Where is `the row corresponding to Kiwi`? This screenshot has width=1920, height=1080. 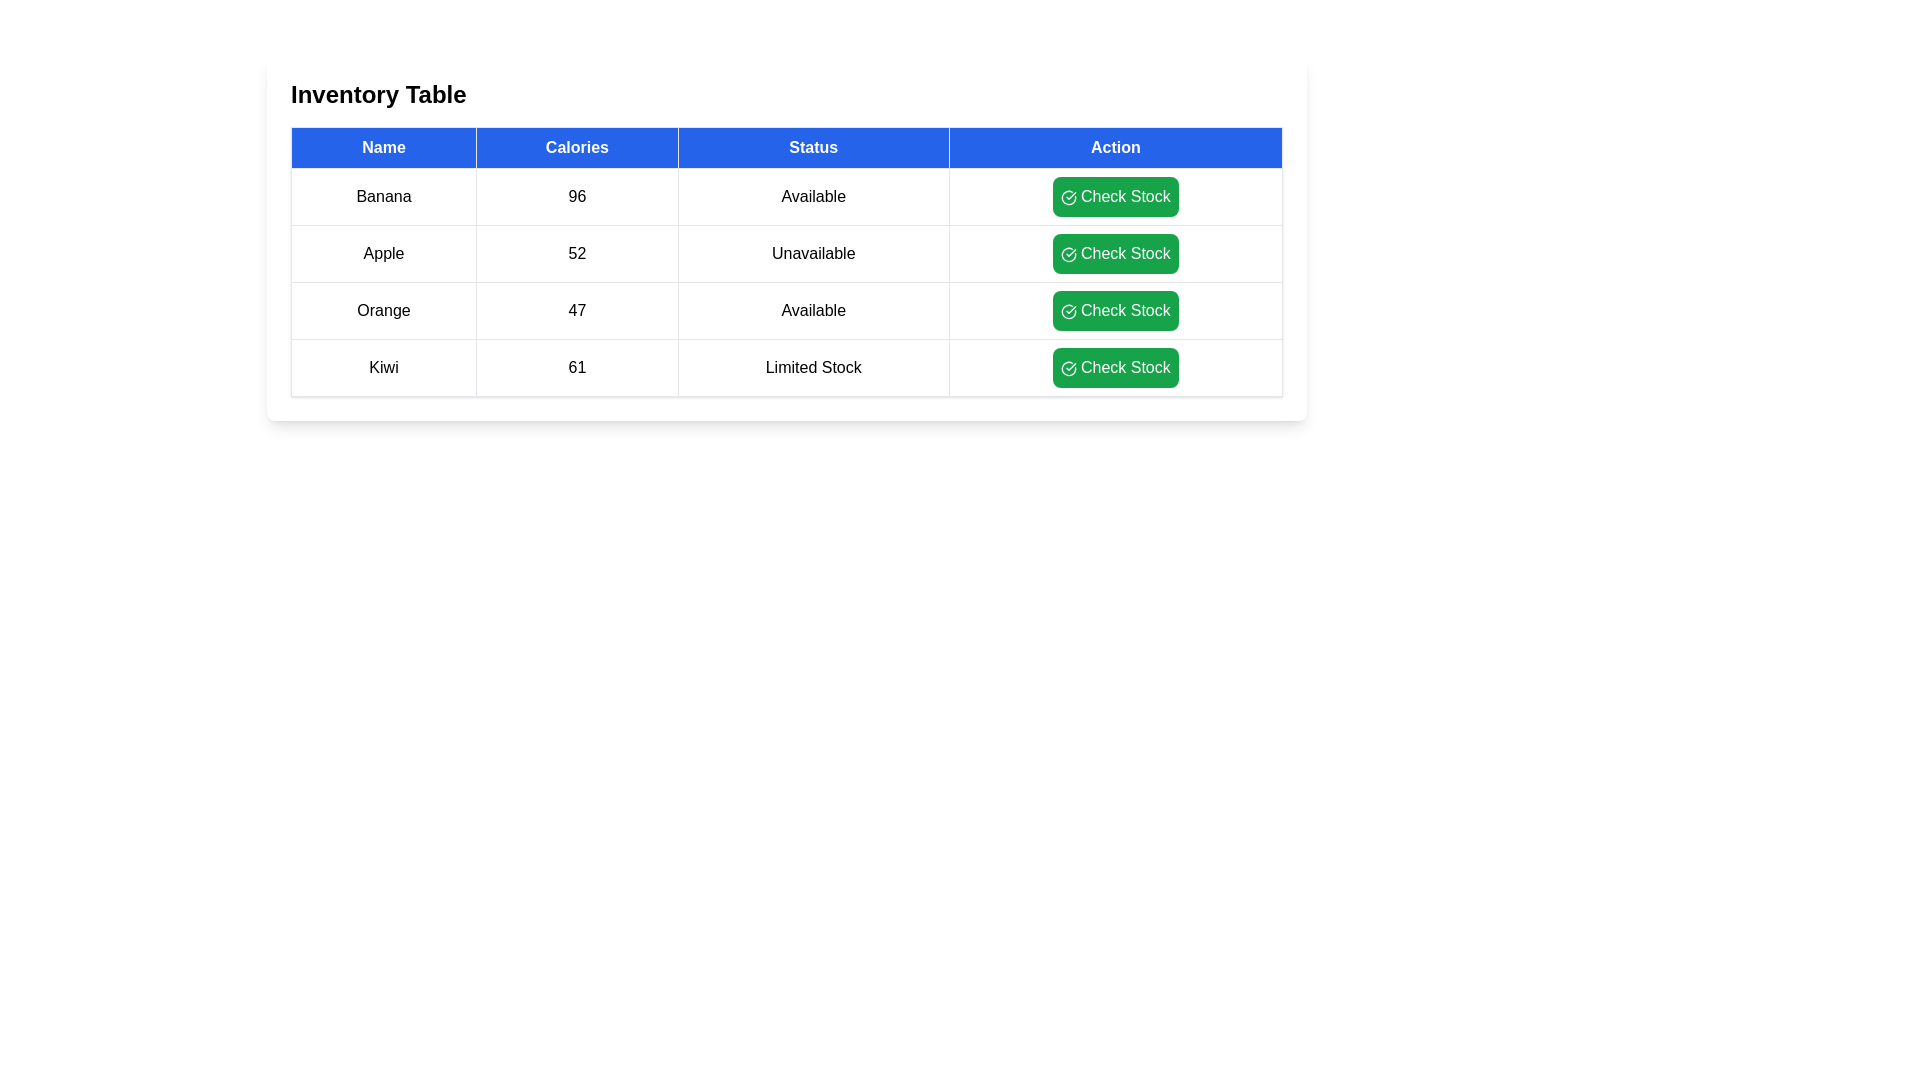 the row corresponding to Kiwi is located at coordinates (786, 367).